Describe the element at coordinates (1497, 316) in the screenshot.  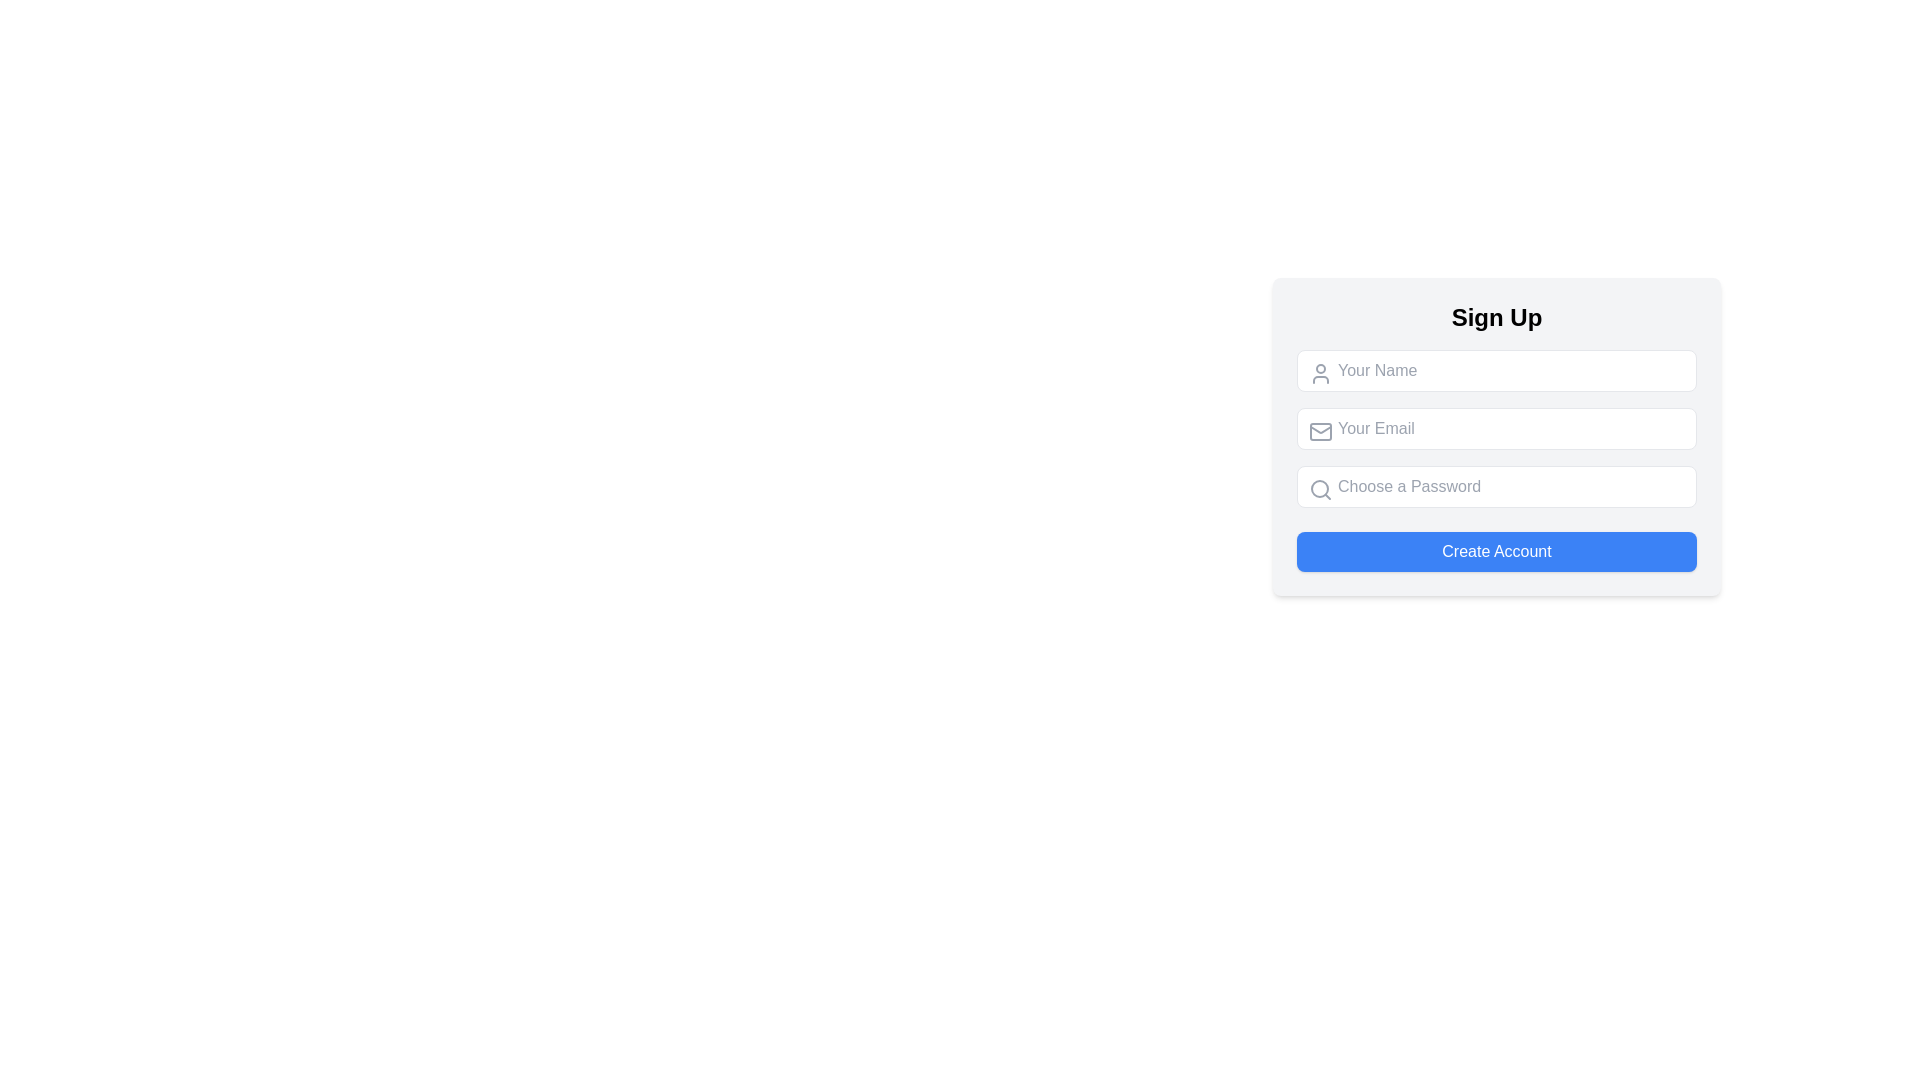
I see `text label 'Sign Up' which is prominently displayed at the top center of the card layout with a light gray background` at that location.